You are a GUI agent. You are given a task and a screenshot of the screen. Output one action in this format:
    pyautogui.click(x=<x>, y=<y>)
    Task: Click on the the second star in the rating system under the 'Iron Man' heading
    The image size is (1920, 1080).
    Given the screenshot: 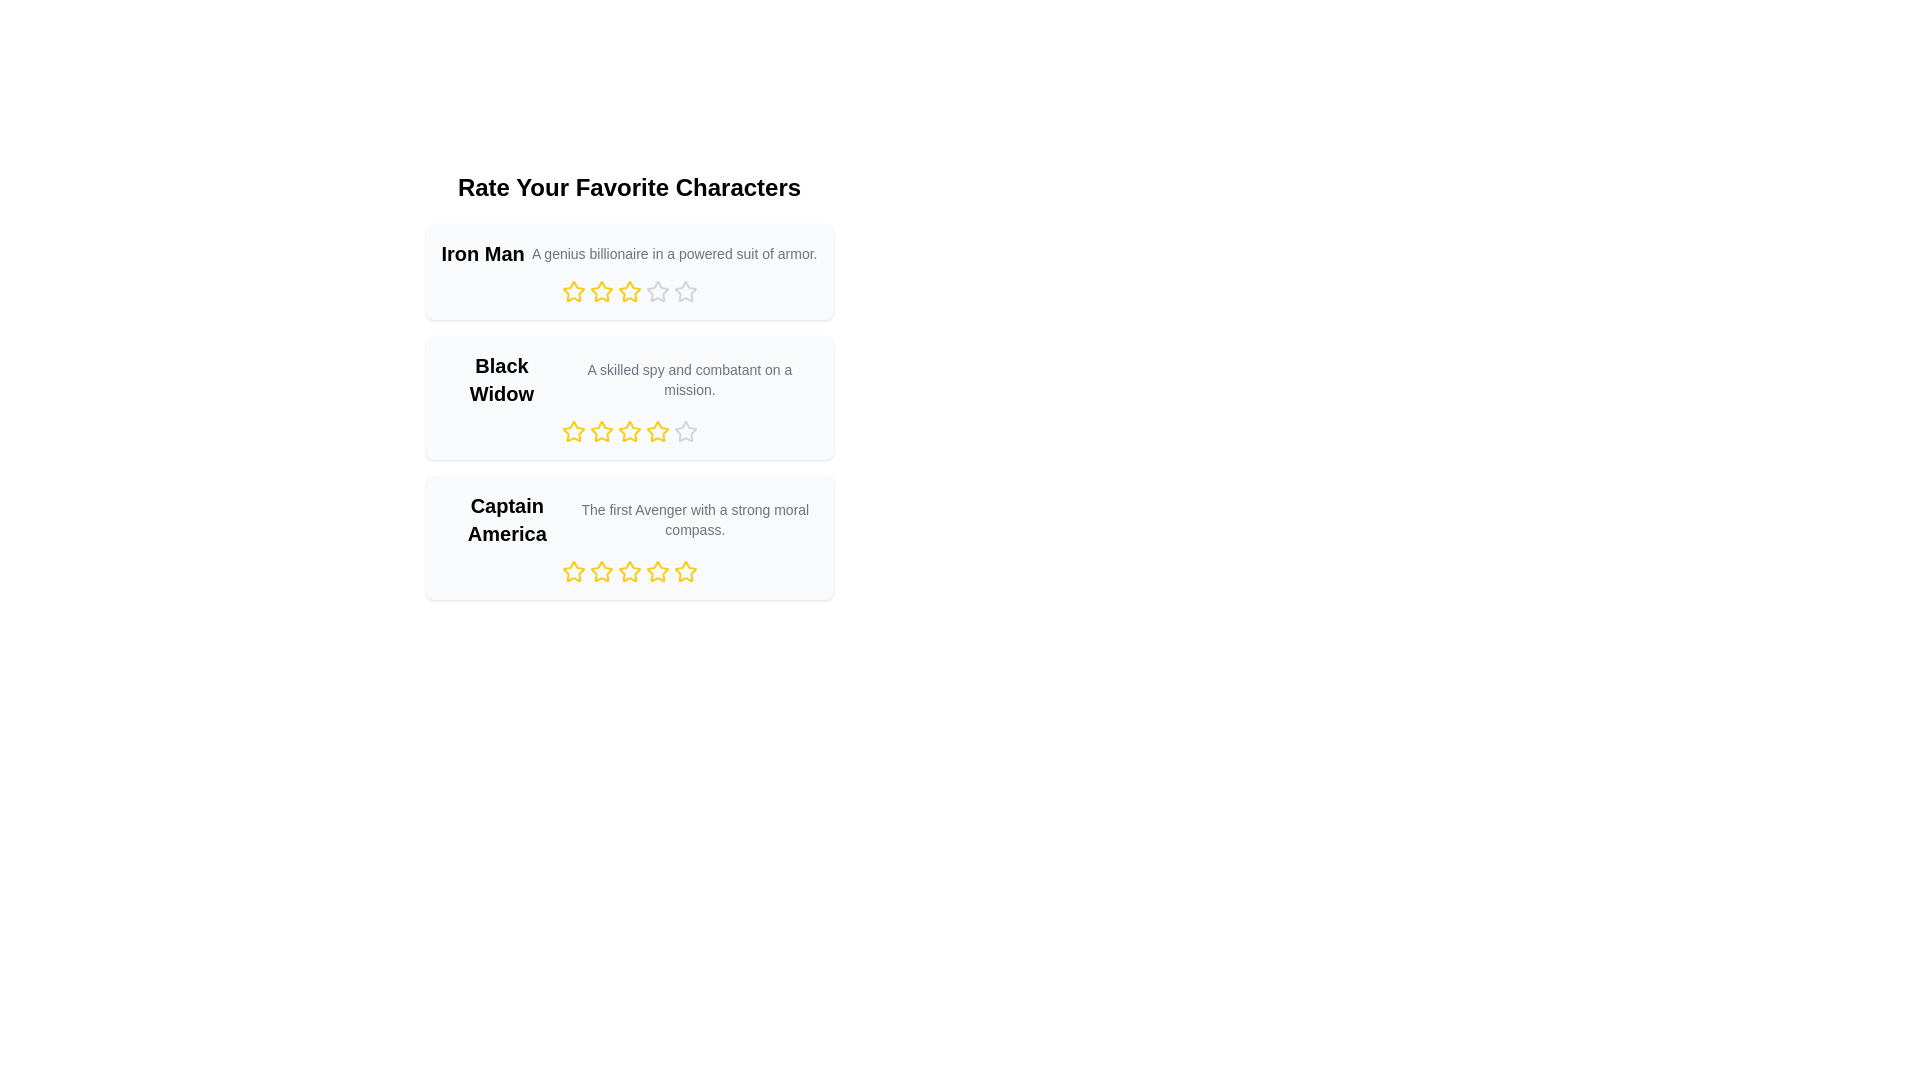 What is the action you would take?
    pyautogui.click(x=600, y=292)
    